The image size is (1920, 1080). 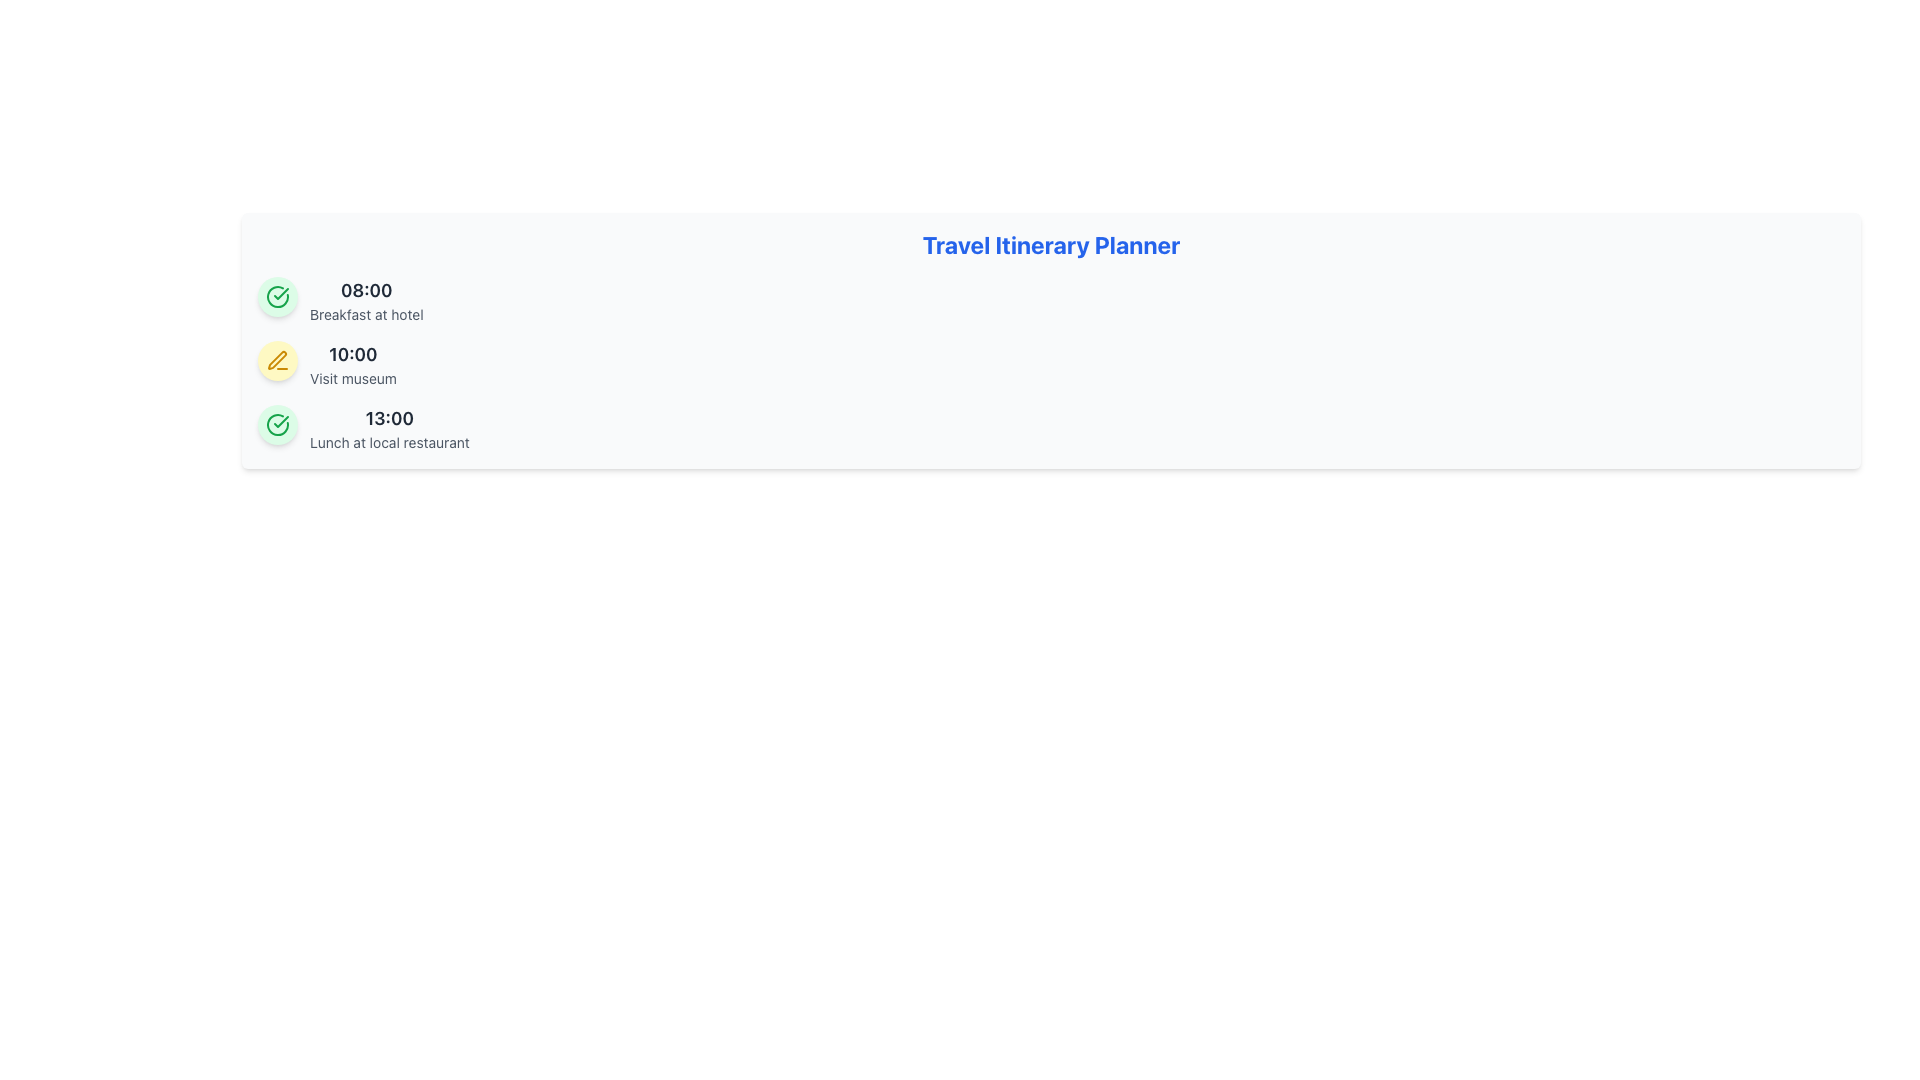 What do you see at coordinates (277, 297) in the screenshot?
I see `the completion icon located in the third row of the list, positioned to the left of the text '13:00' and 'Lunch at local restaurant'` at bounding box center [277, 297].